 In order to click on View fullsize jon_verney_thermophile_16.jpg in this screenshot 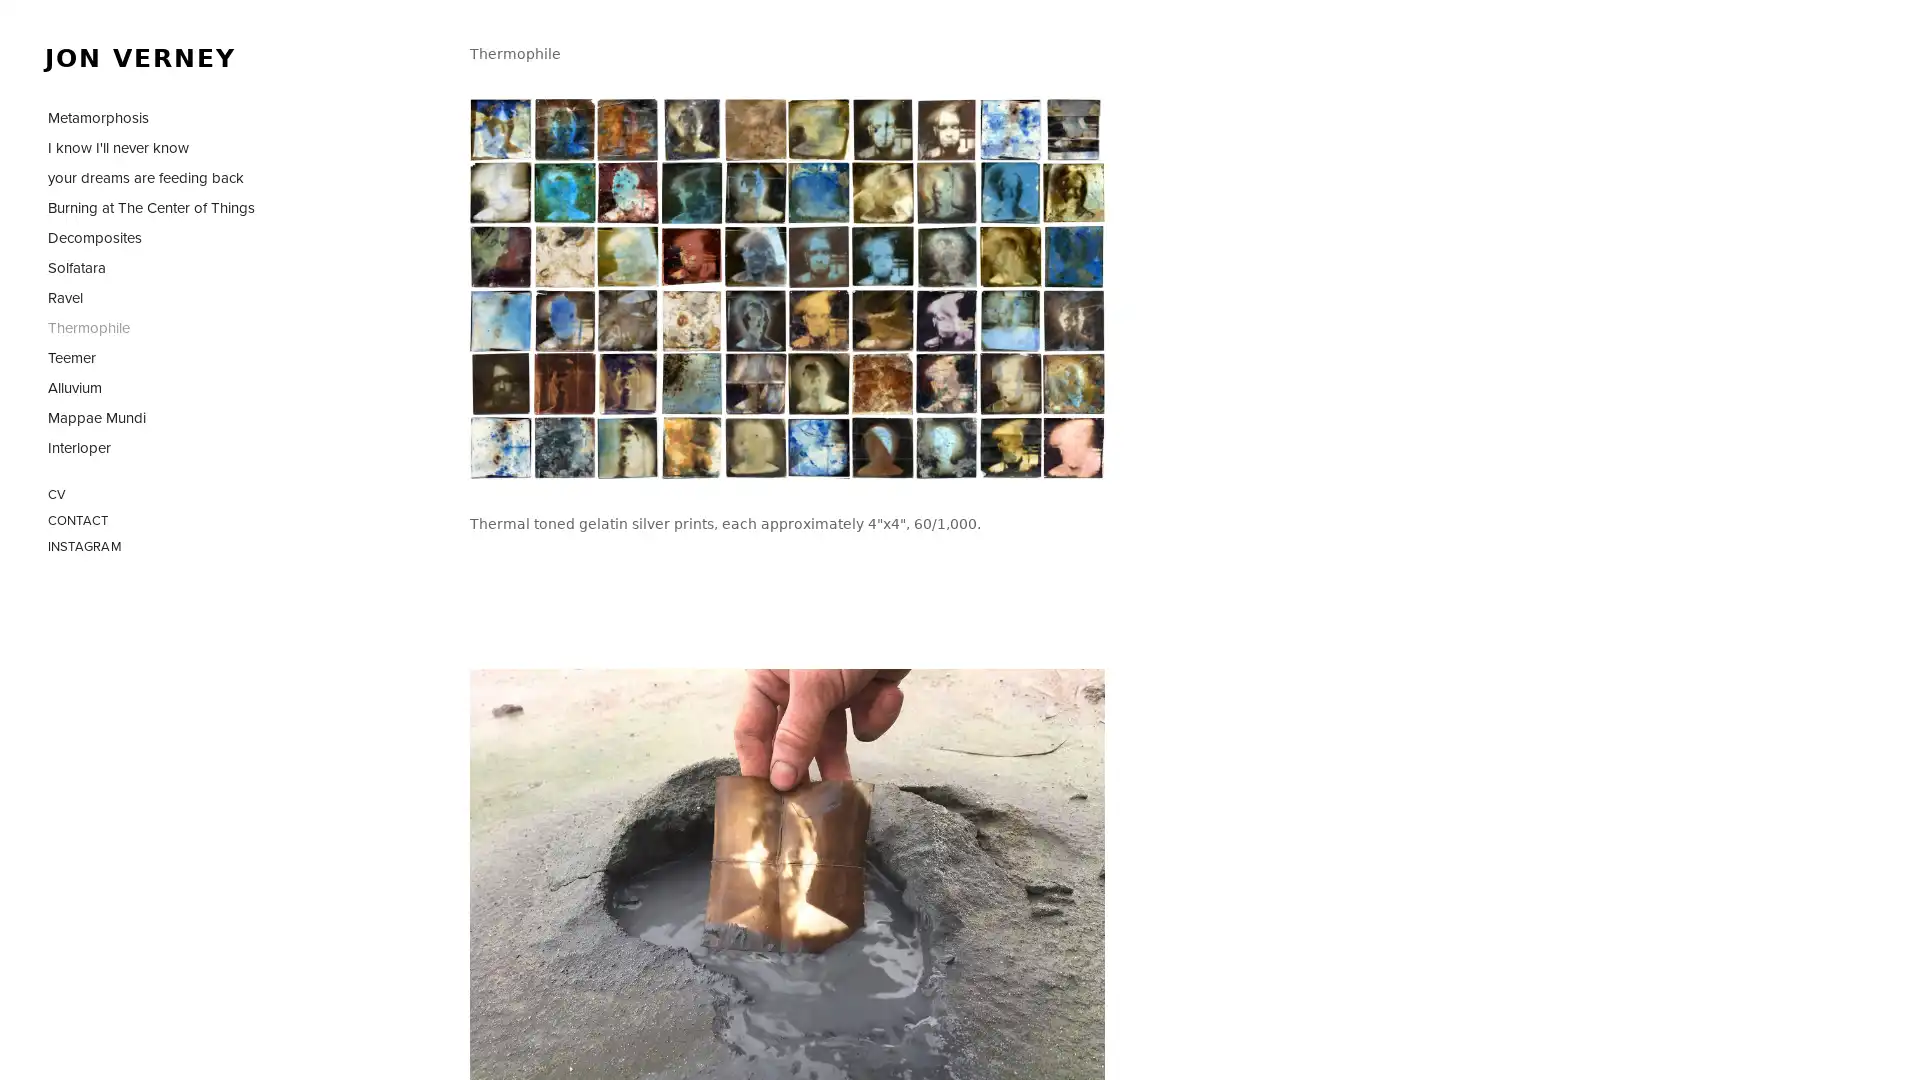, I will do `click(881, 254)`.